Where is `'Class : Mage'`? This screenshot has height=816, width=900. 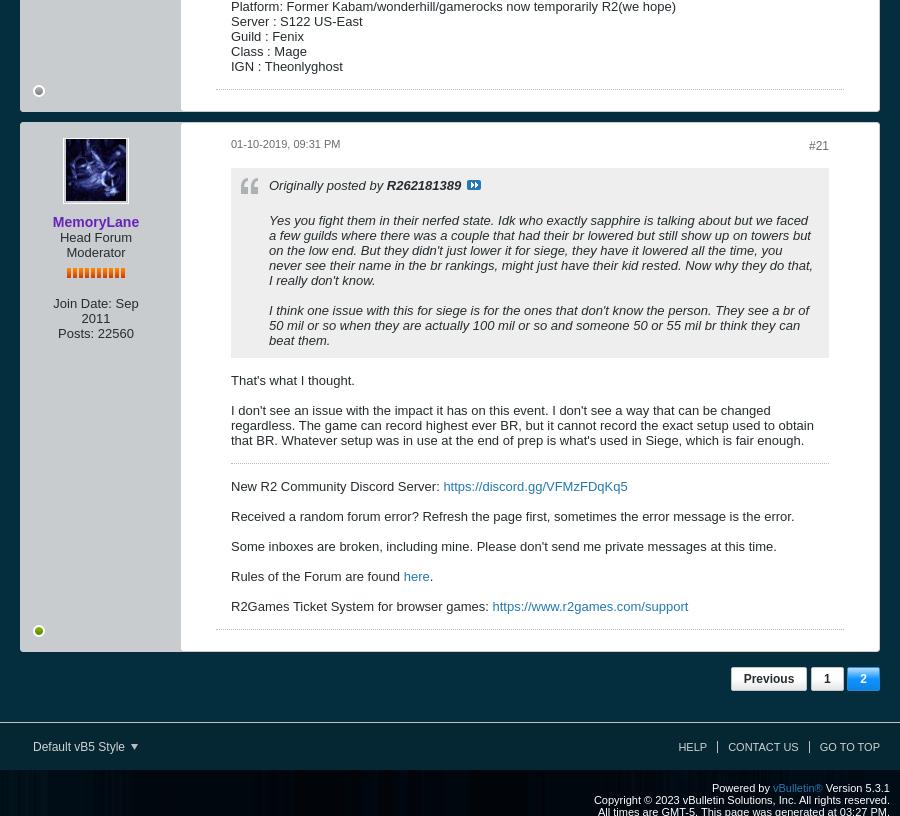
'Class : Mage' is located at coordinates (230, 49).